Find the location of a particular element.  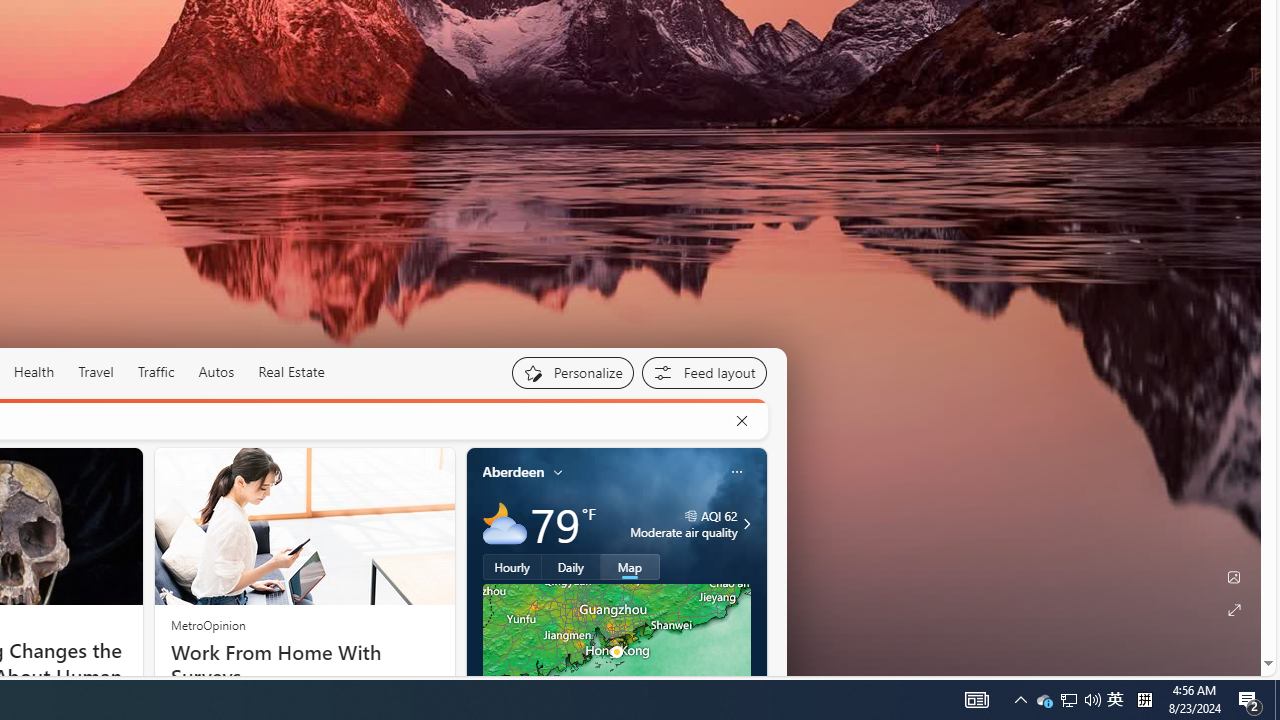

'Expand background' is located at coordinates (1232, 609).